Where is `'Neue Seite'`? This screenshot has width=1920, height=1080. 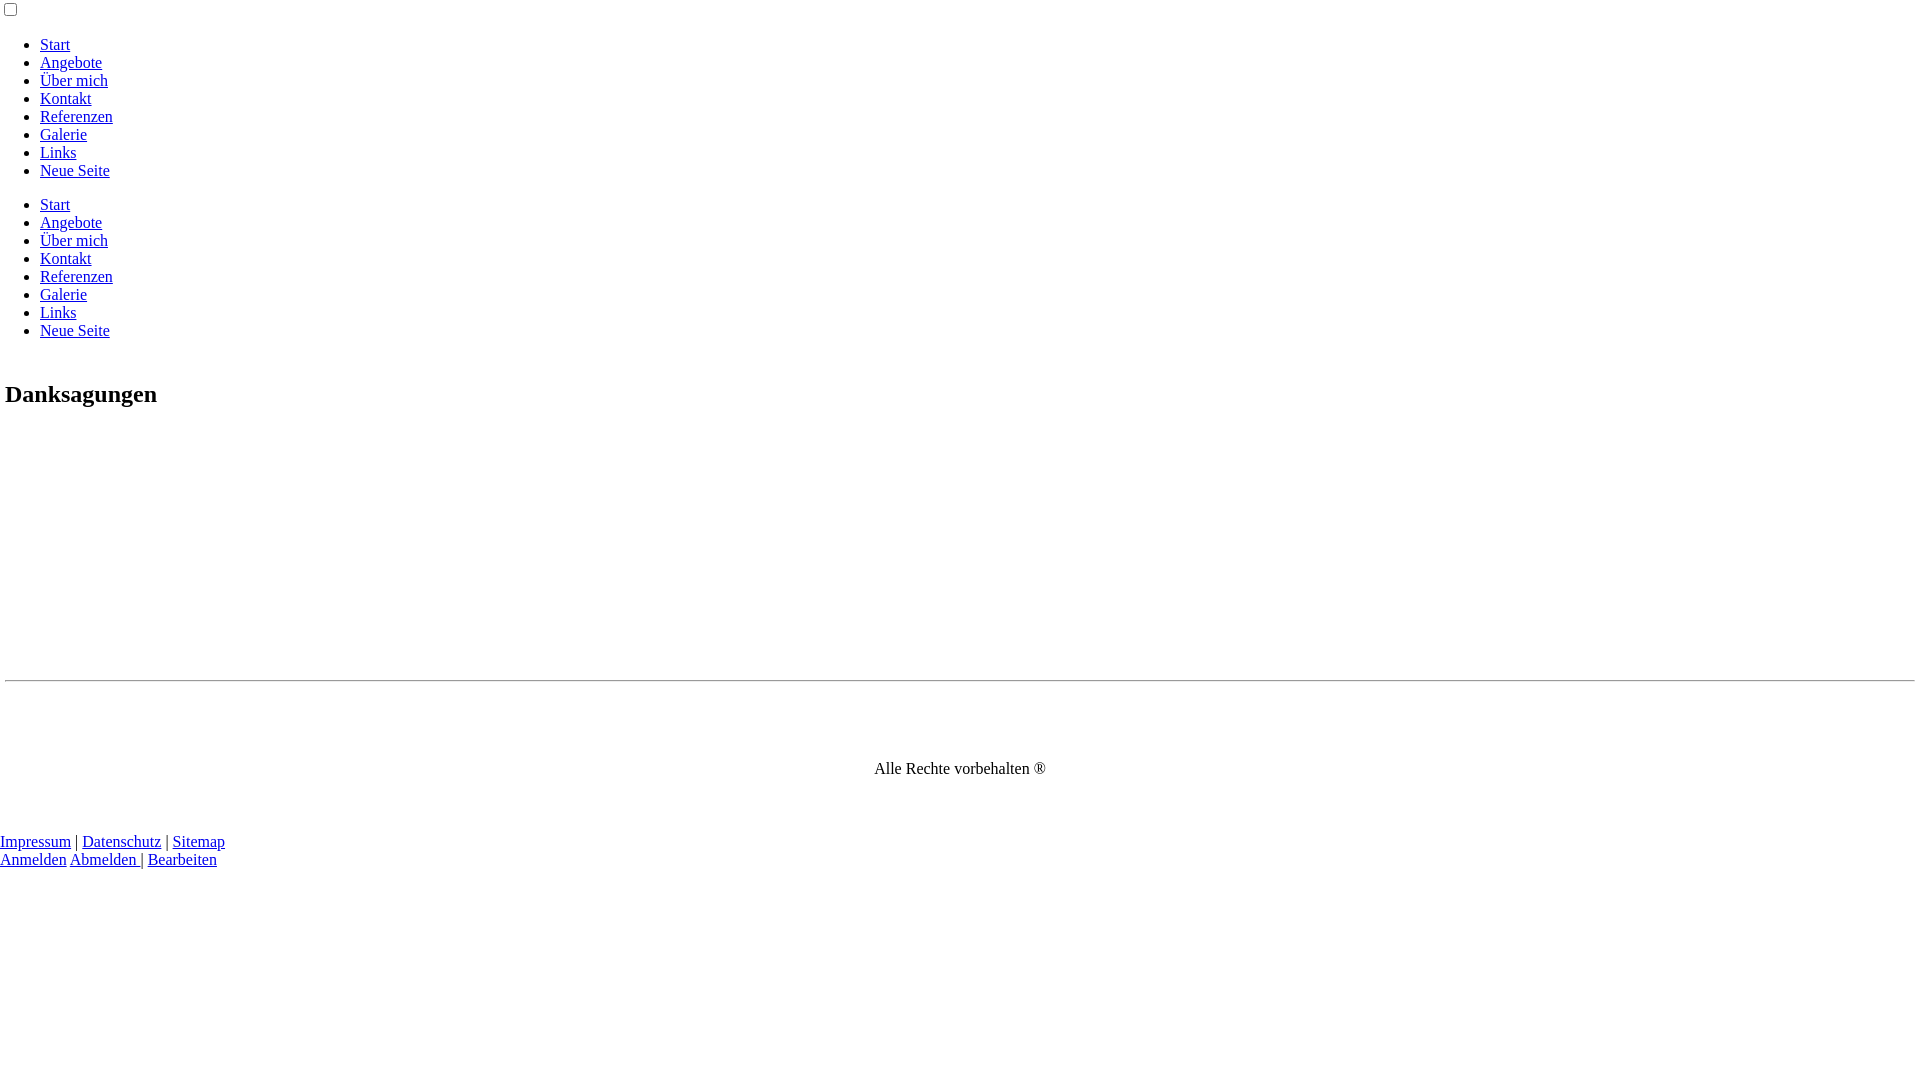 'Neue Seite' is located at coordinates (75, 169).